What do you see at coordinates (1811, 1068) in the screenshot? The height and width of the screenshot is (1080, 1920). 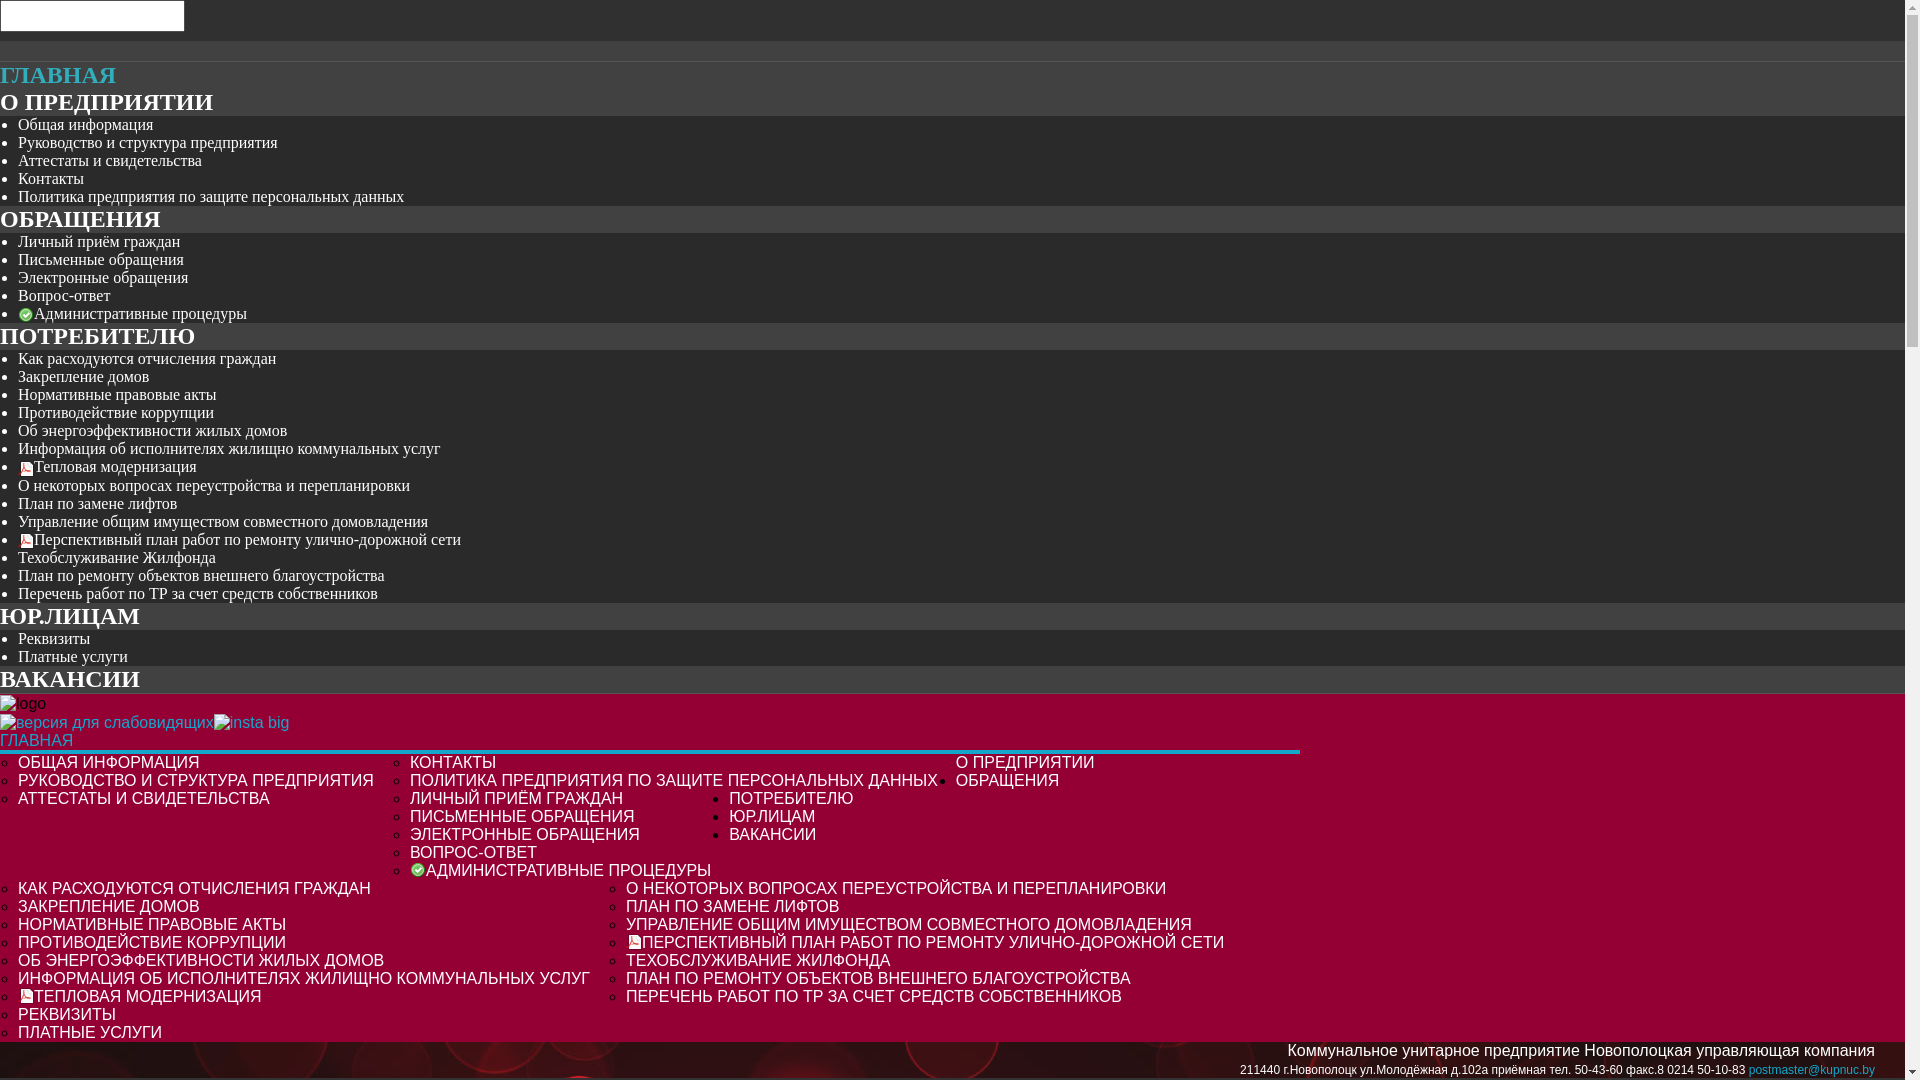 I see `'postmaster@kupnuc.by'` at bounding box center [1811, 1068].